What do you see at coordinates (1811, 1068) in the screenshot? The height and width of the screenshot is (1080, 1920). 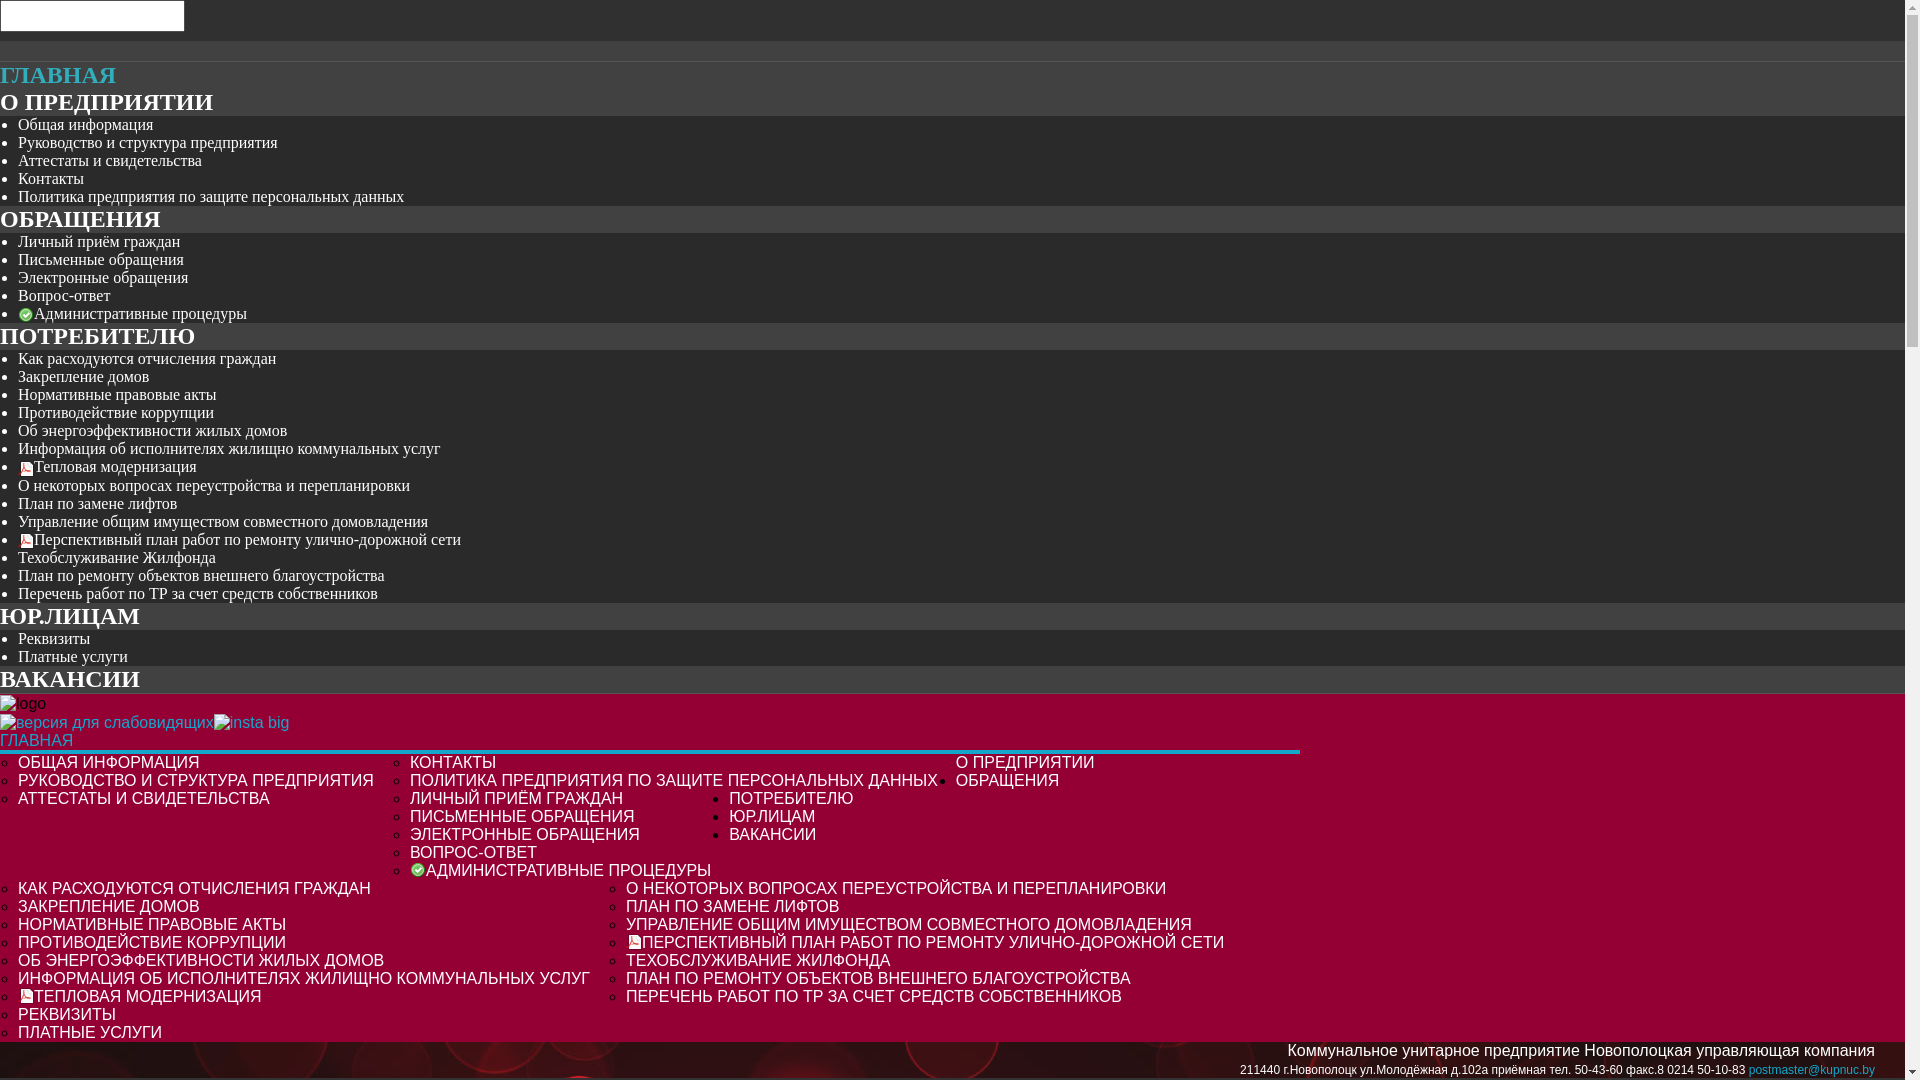 I see `'postmaster@kupnuc.by'` at bounding box center [1811, 1068].